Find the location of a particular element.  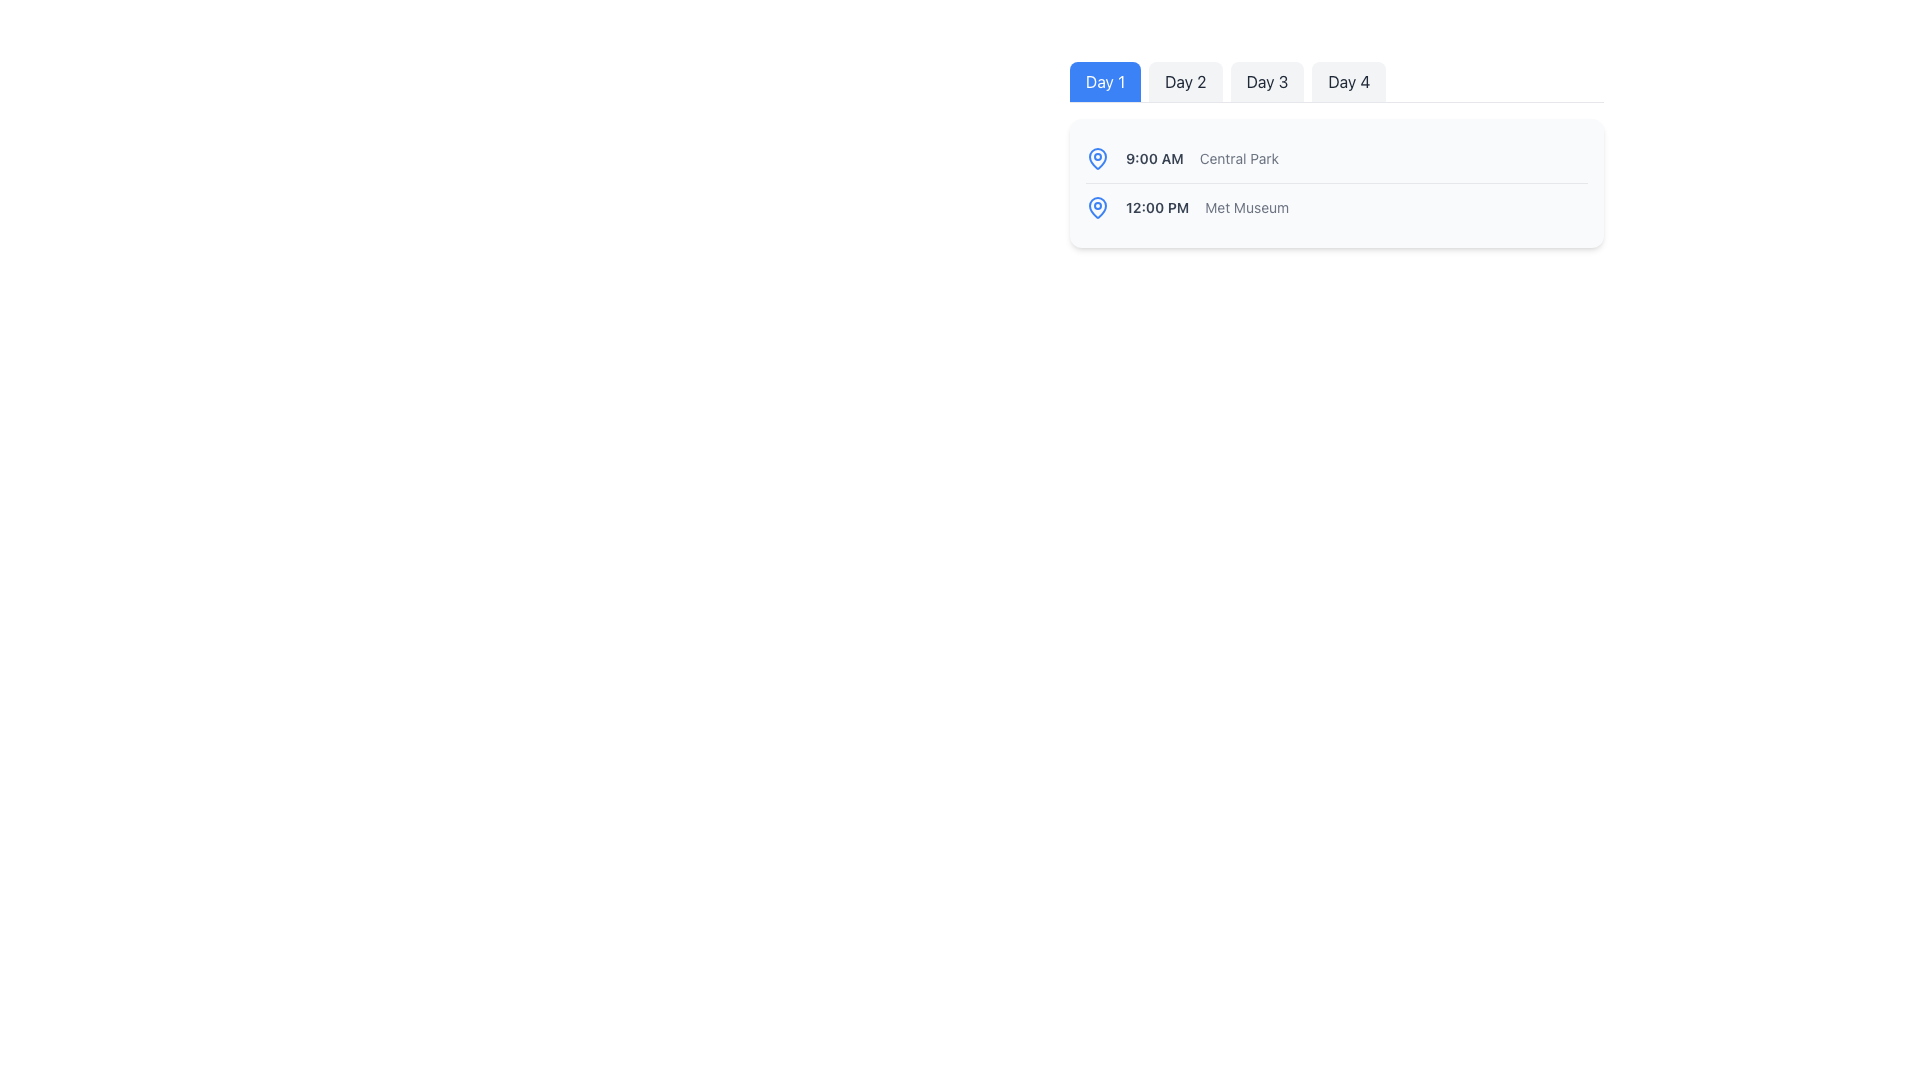

the Label element displaying '9:00 AM', which is positioned to the right of a blue icon and to the left of the text 'Central Park' is located at coordinates (1154, 157).